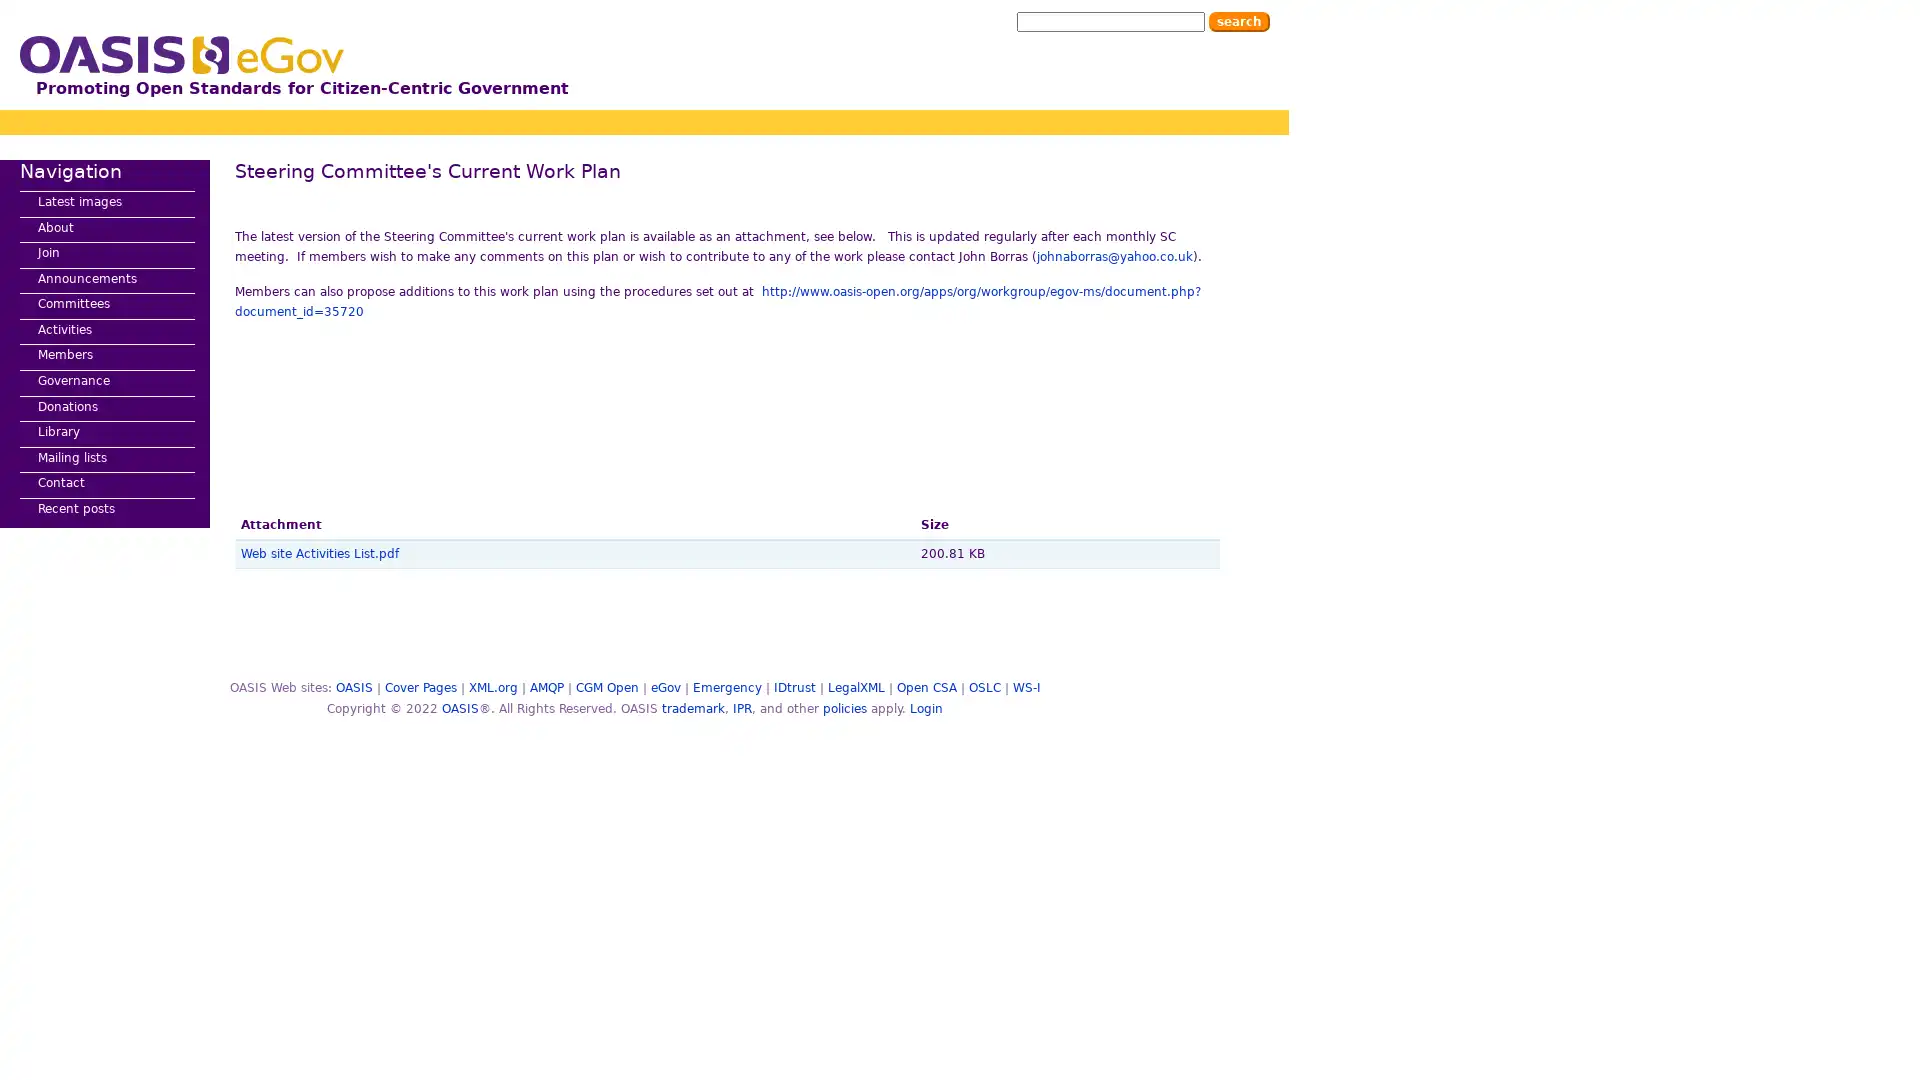 The width and height of the screenshot is (1920, 1080). Describe the element at coordinates (1238, 22) in the screenshot. I see `Search` at that location.